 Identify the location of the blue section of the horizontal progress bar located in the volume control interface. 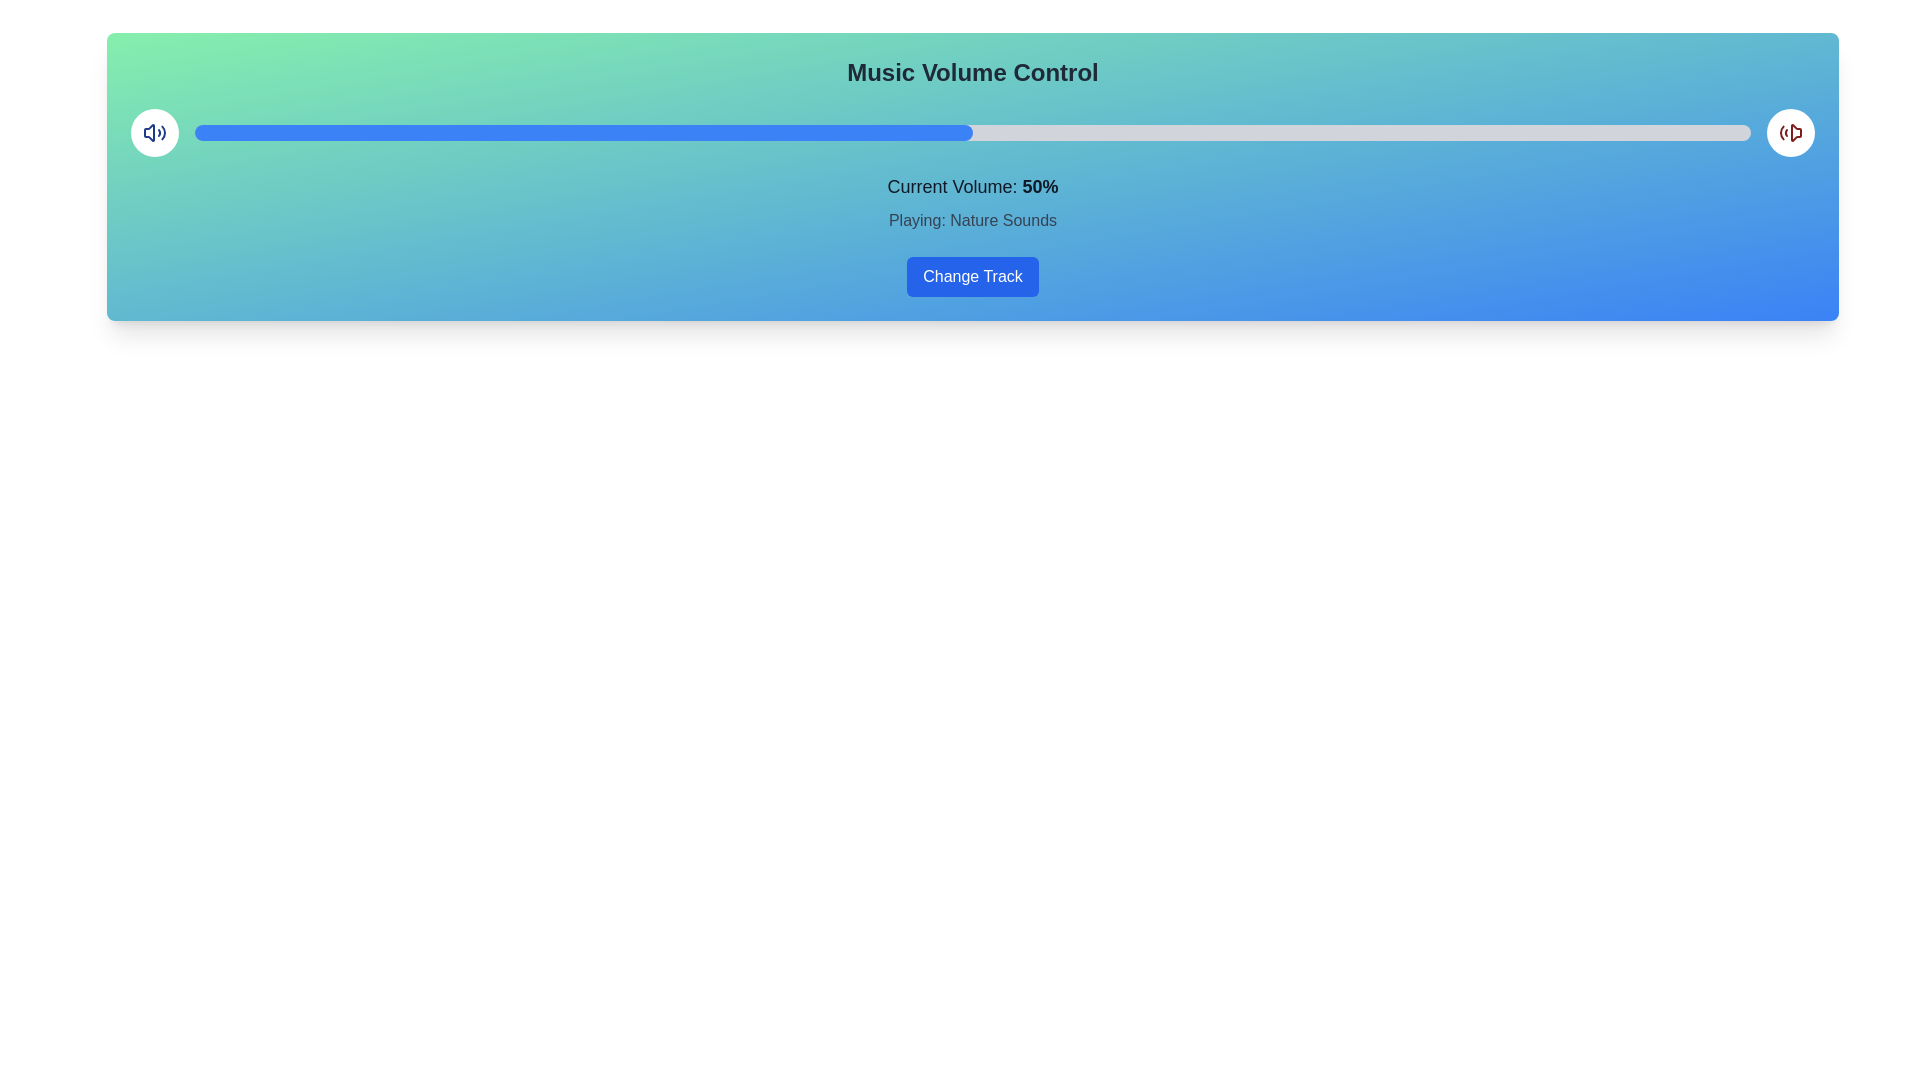
(973, 132).